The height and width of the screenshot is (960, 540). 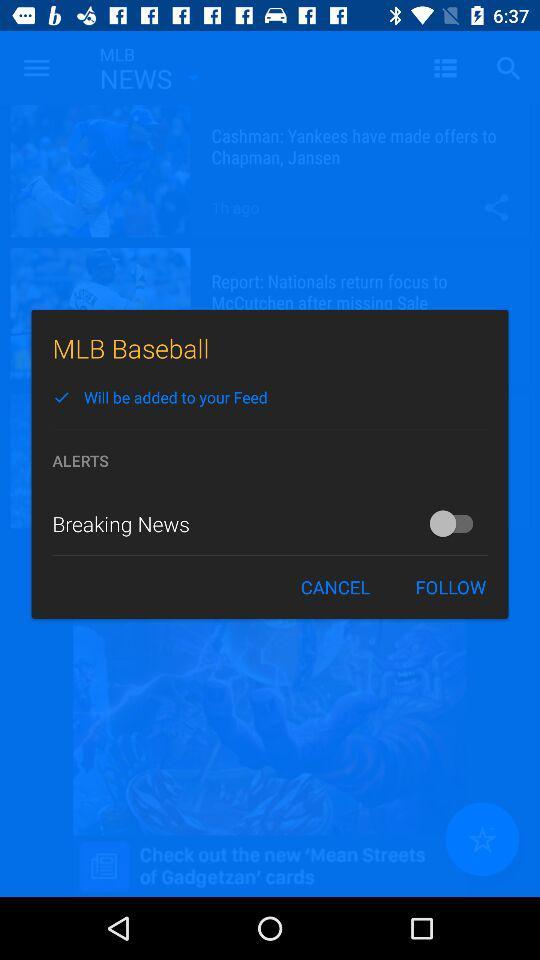 I want to click on breaking news alert, so click(x=456, y=522).